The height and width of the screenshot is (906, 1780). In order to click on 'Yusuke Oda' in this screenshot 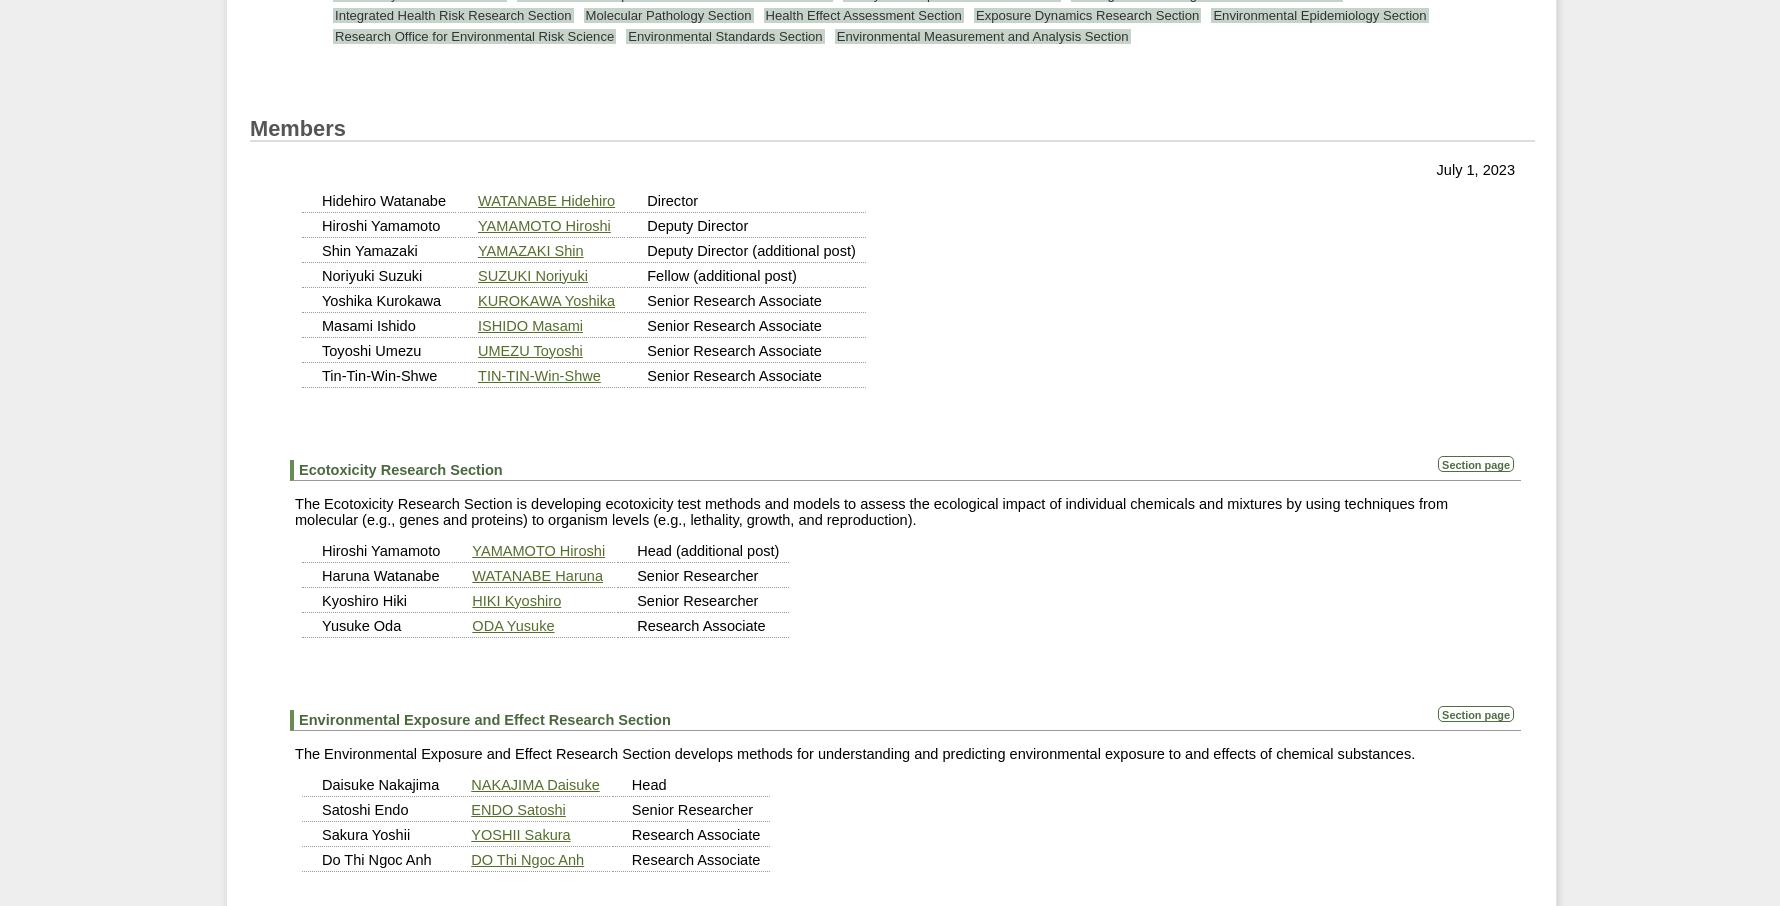, I will do `click(361, 624)`.